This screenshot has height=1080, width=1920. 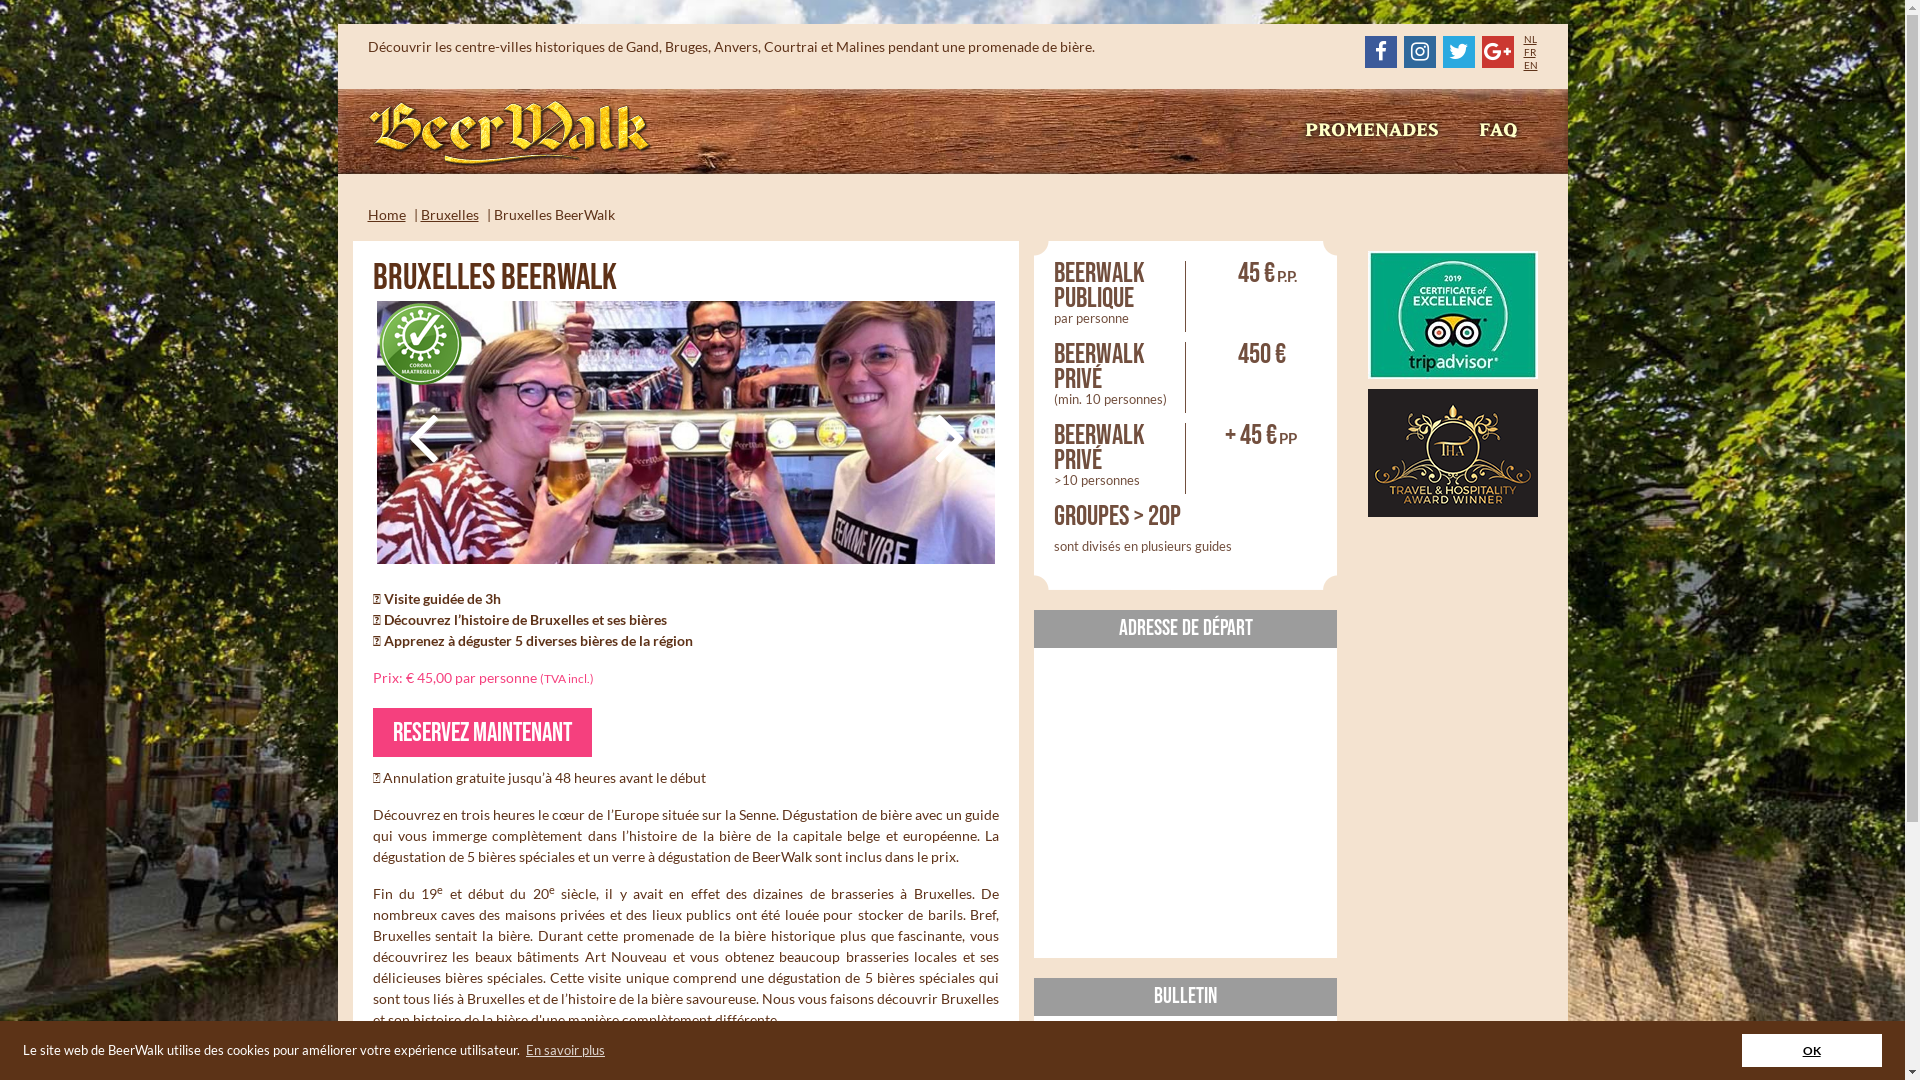 I want to click on 'BeerWalk Facebook', so click(x=1379, y=50).